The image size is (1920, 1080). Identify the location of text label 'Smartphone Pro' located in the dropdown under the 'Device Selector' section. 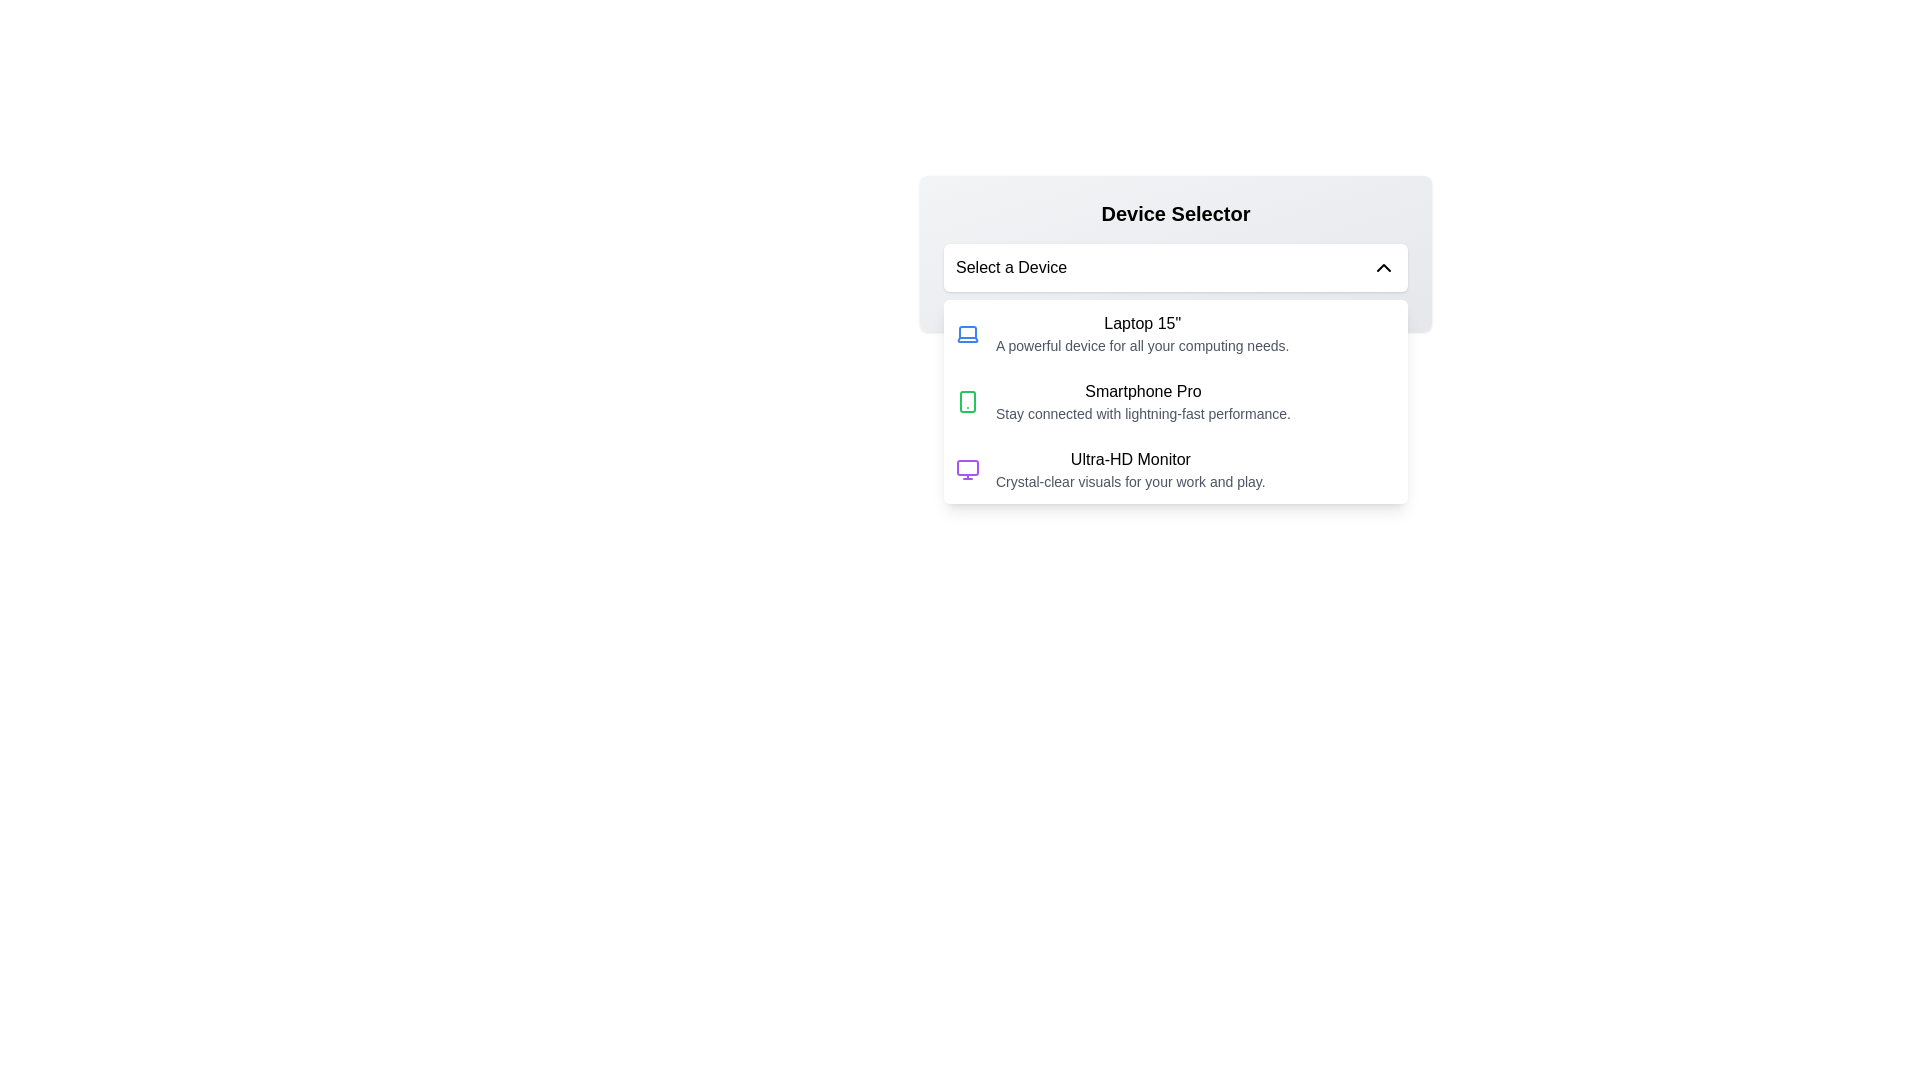
(1143, 392).